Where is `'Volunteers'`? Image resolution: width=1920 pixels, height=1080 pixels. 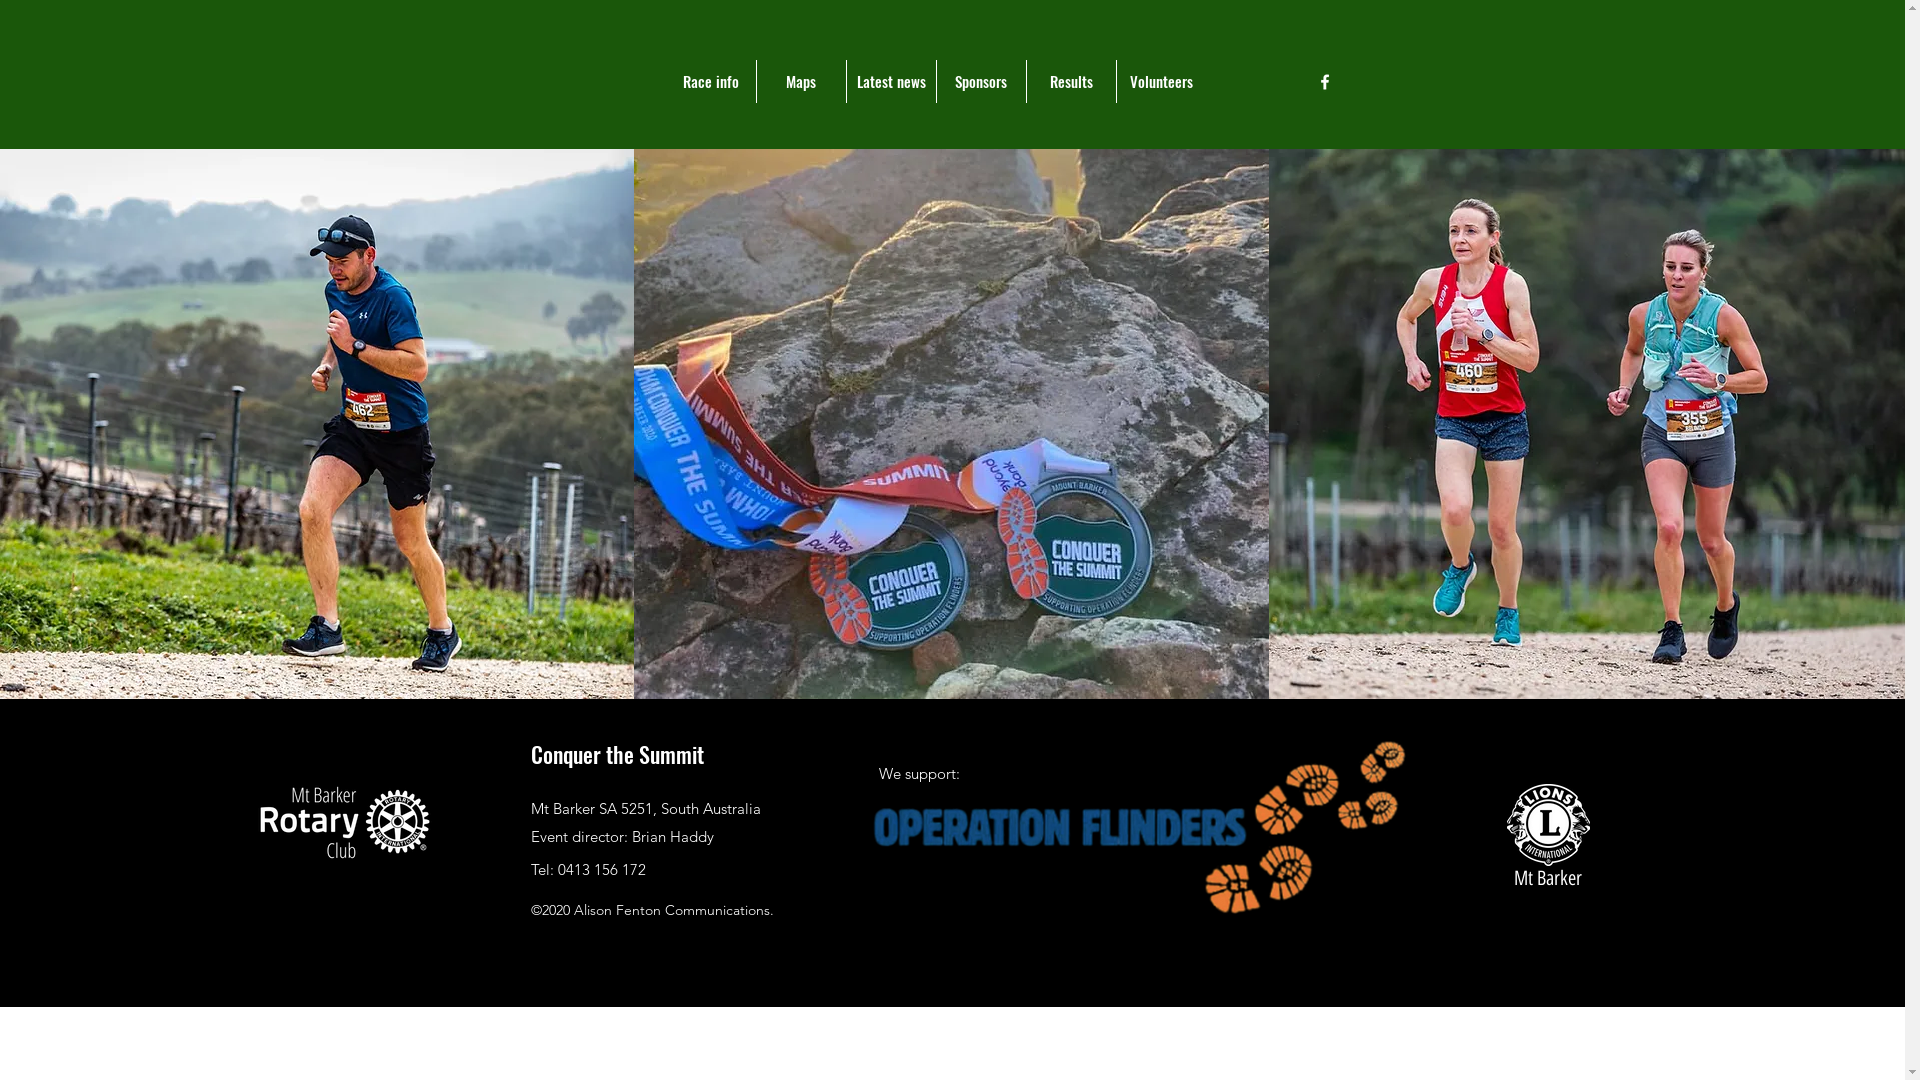 'Volunteers' is located at coordinates (1161, 80).